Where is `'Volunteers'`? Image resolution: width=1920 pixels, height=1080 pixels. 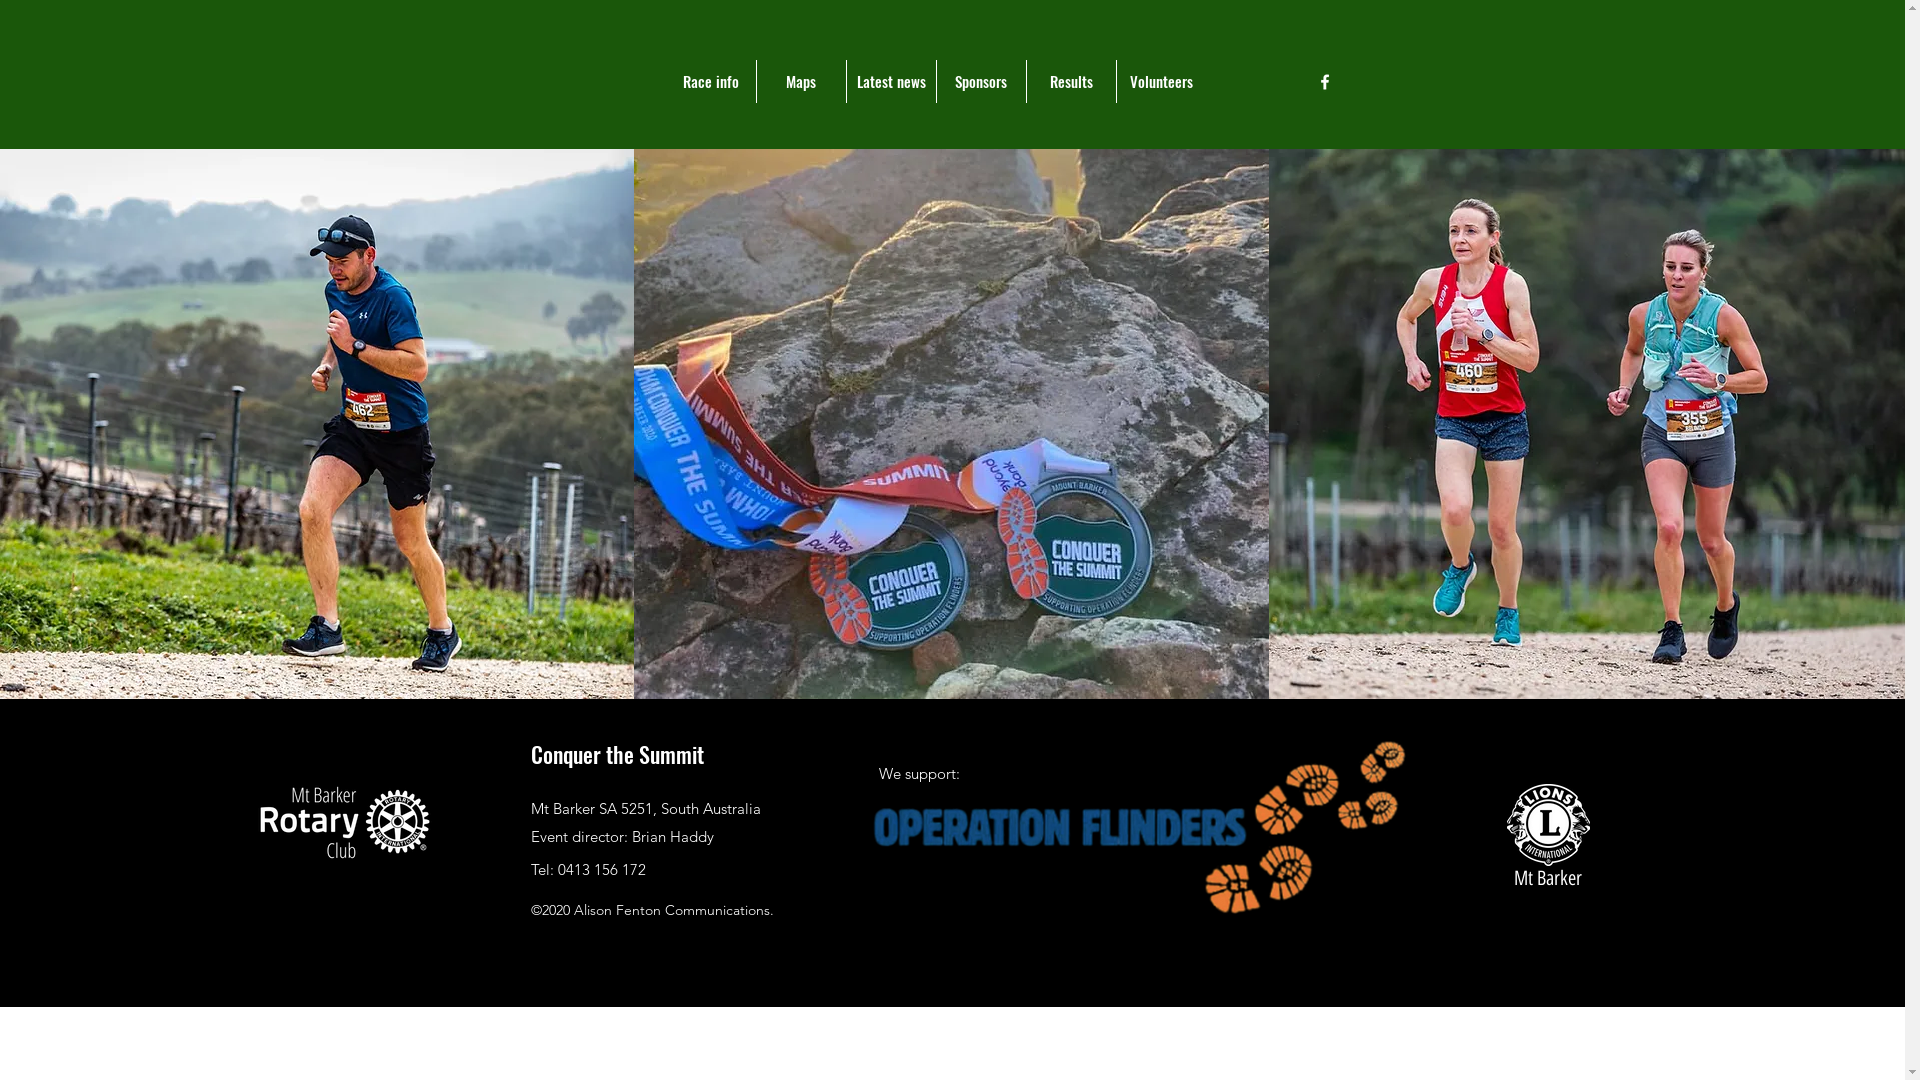 'Volunteers' is located at coordinates (1161, 80).